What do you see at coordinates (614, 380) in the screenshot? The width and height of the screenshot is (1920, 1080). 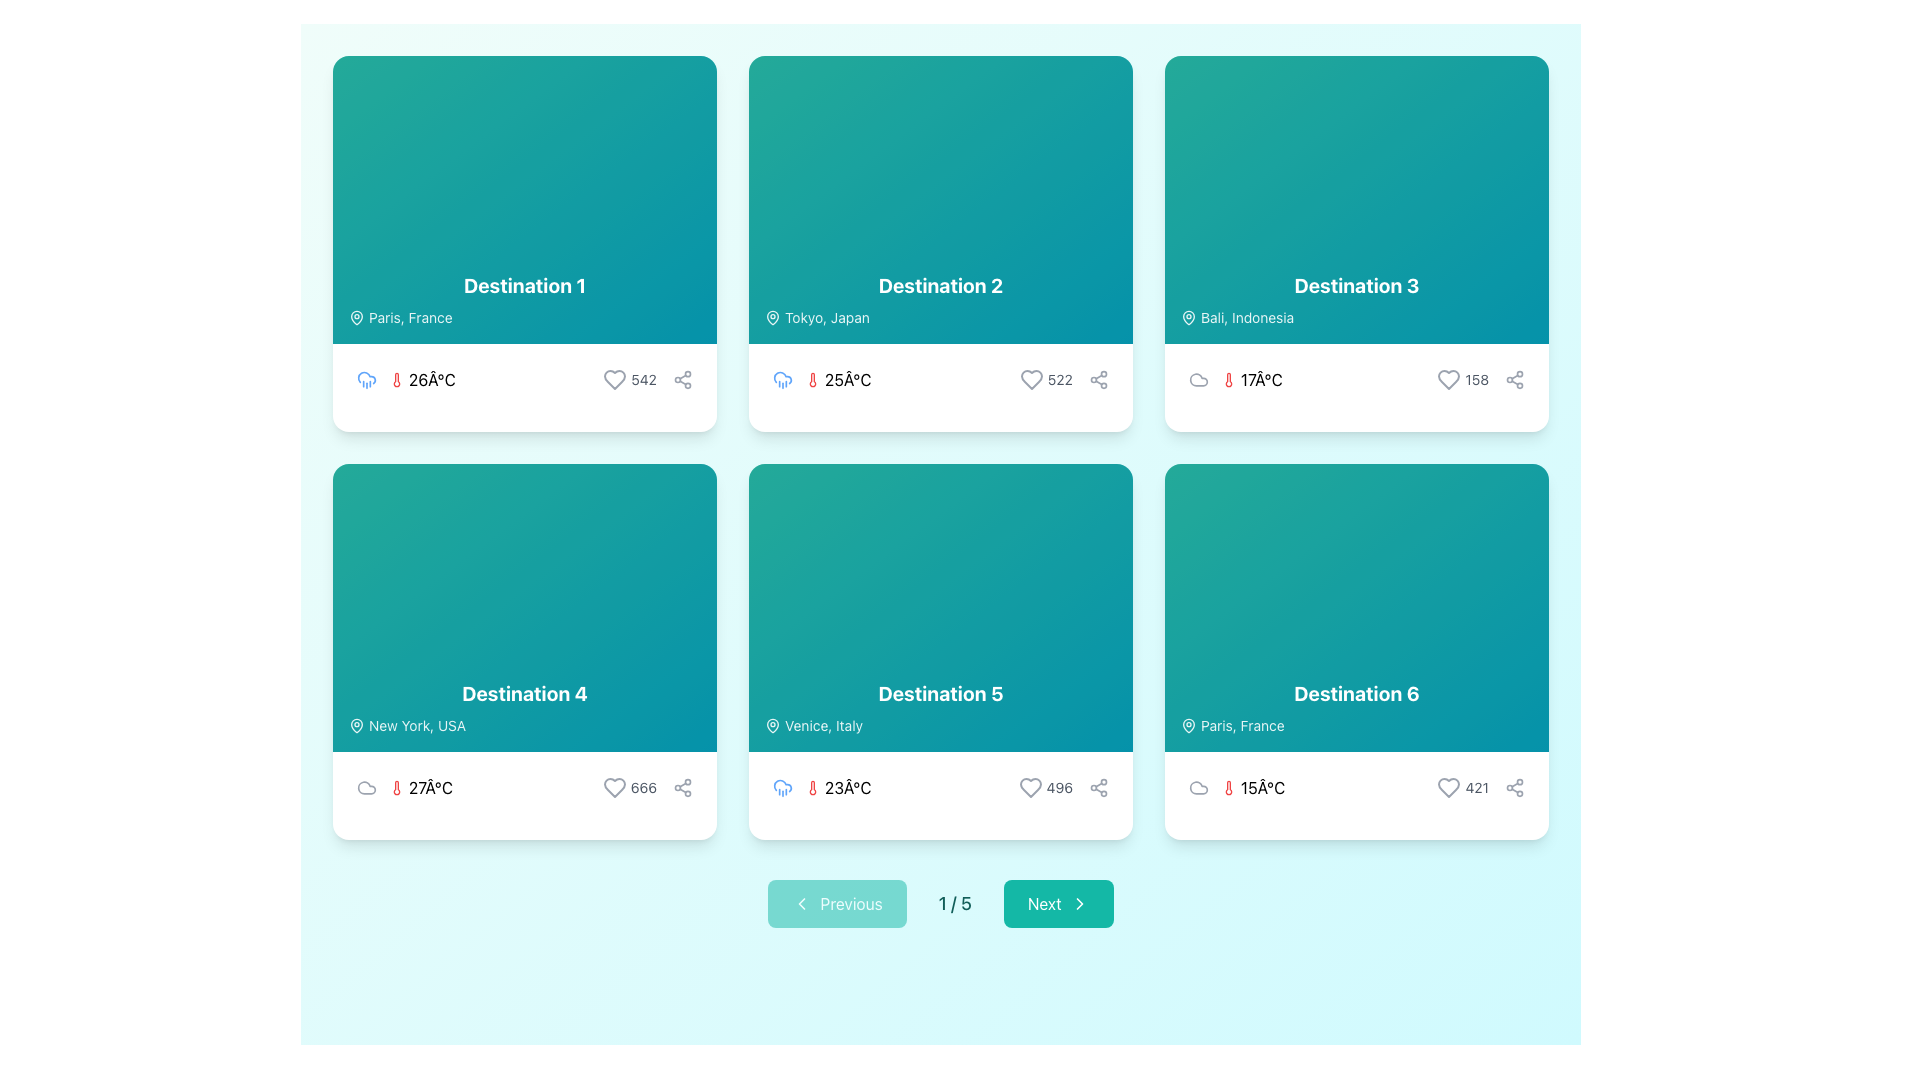 I see `the like or favorite icon button located at the bottom right of the first card in the grid layout` at bounding box center [614, 380].